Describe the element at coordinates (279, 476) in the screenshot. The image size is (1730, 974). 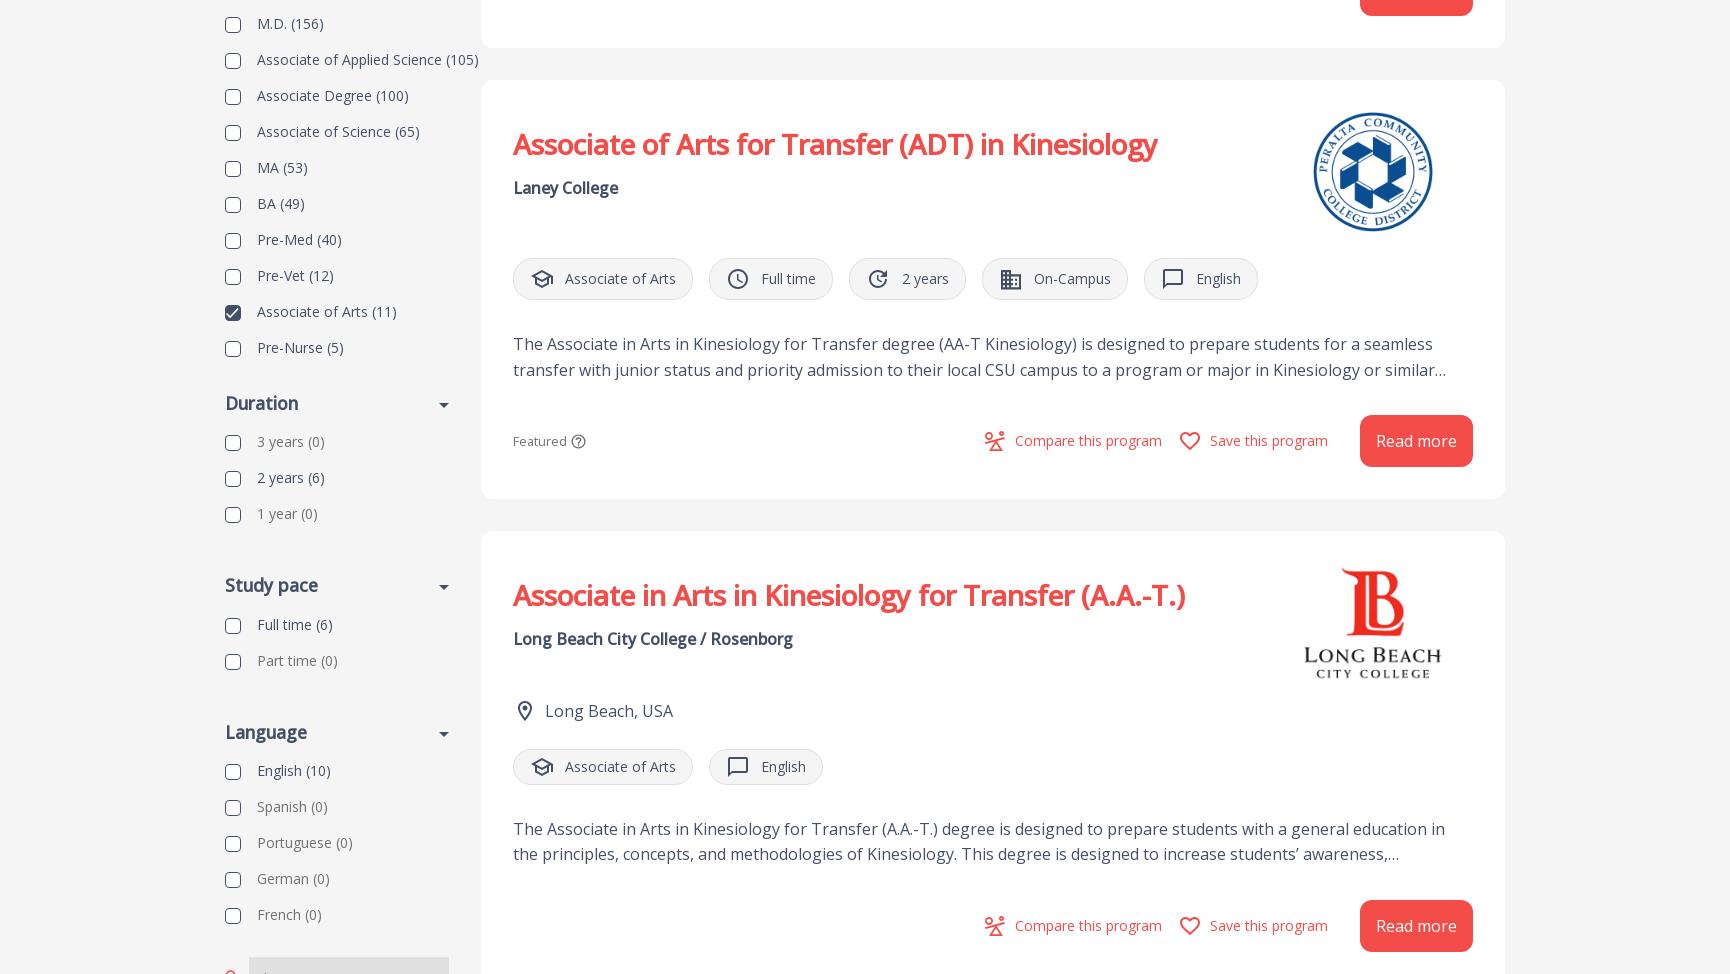
I see `'2 years'` at that location.